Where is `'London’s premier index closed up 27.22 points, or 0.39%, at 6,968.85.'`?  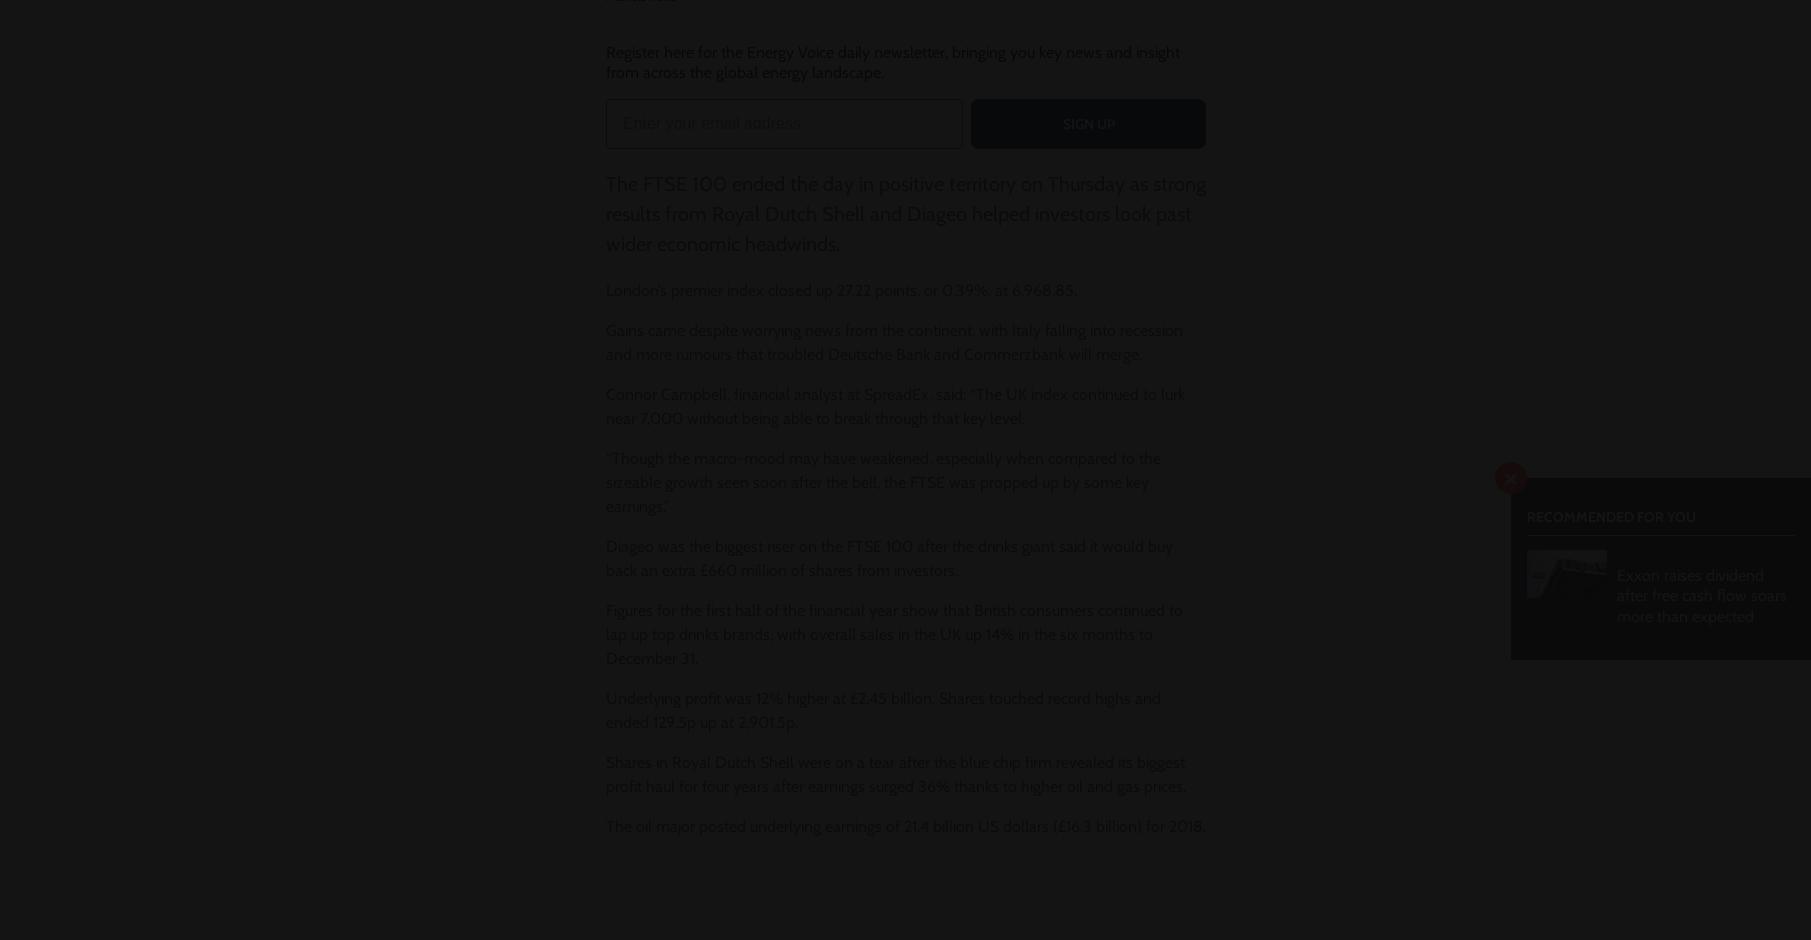
'London’s premier index closed up 27.22 points, or 0.39%, at 6,968.85.' is located at coordinates (840, 289).